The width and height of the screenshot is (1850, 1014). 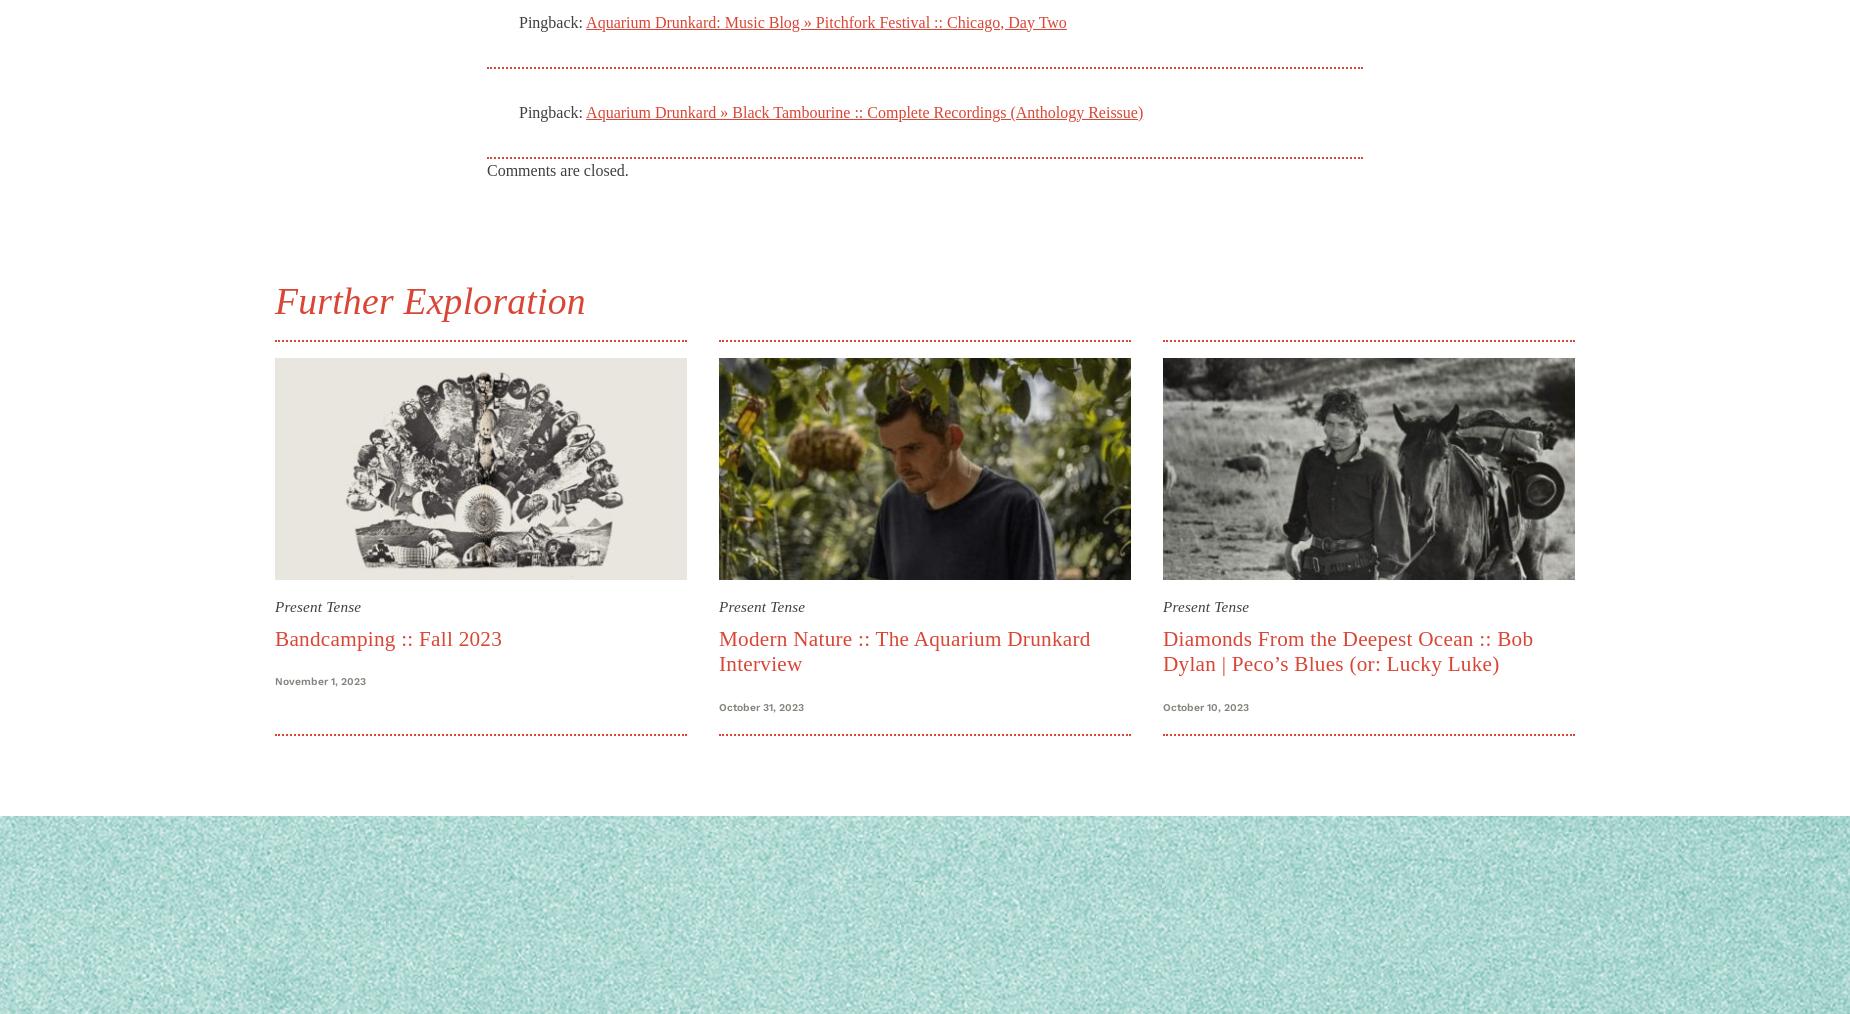 I want to click on 'October 31, 2023', so click(x=761, y=705).